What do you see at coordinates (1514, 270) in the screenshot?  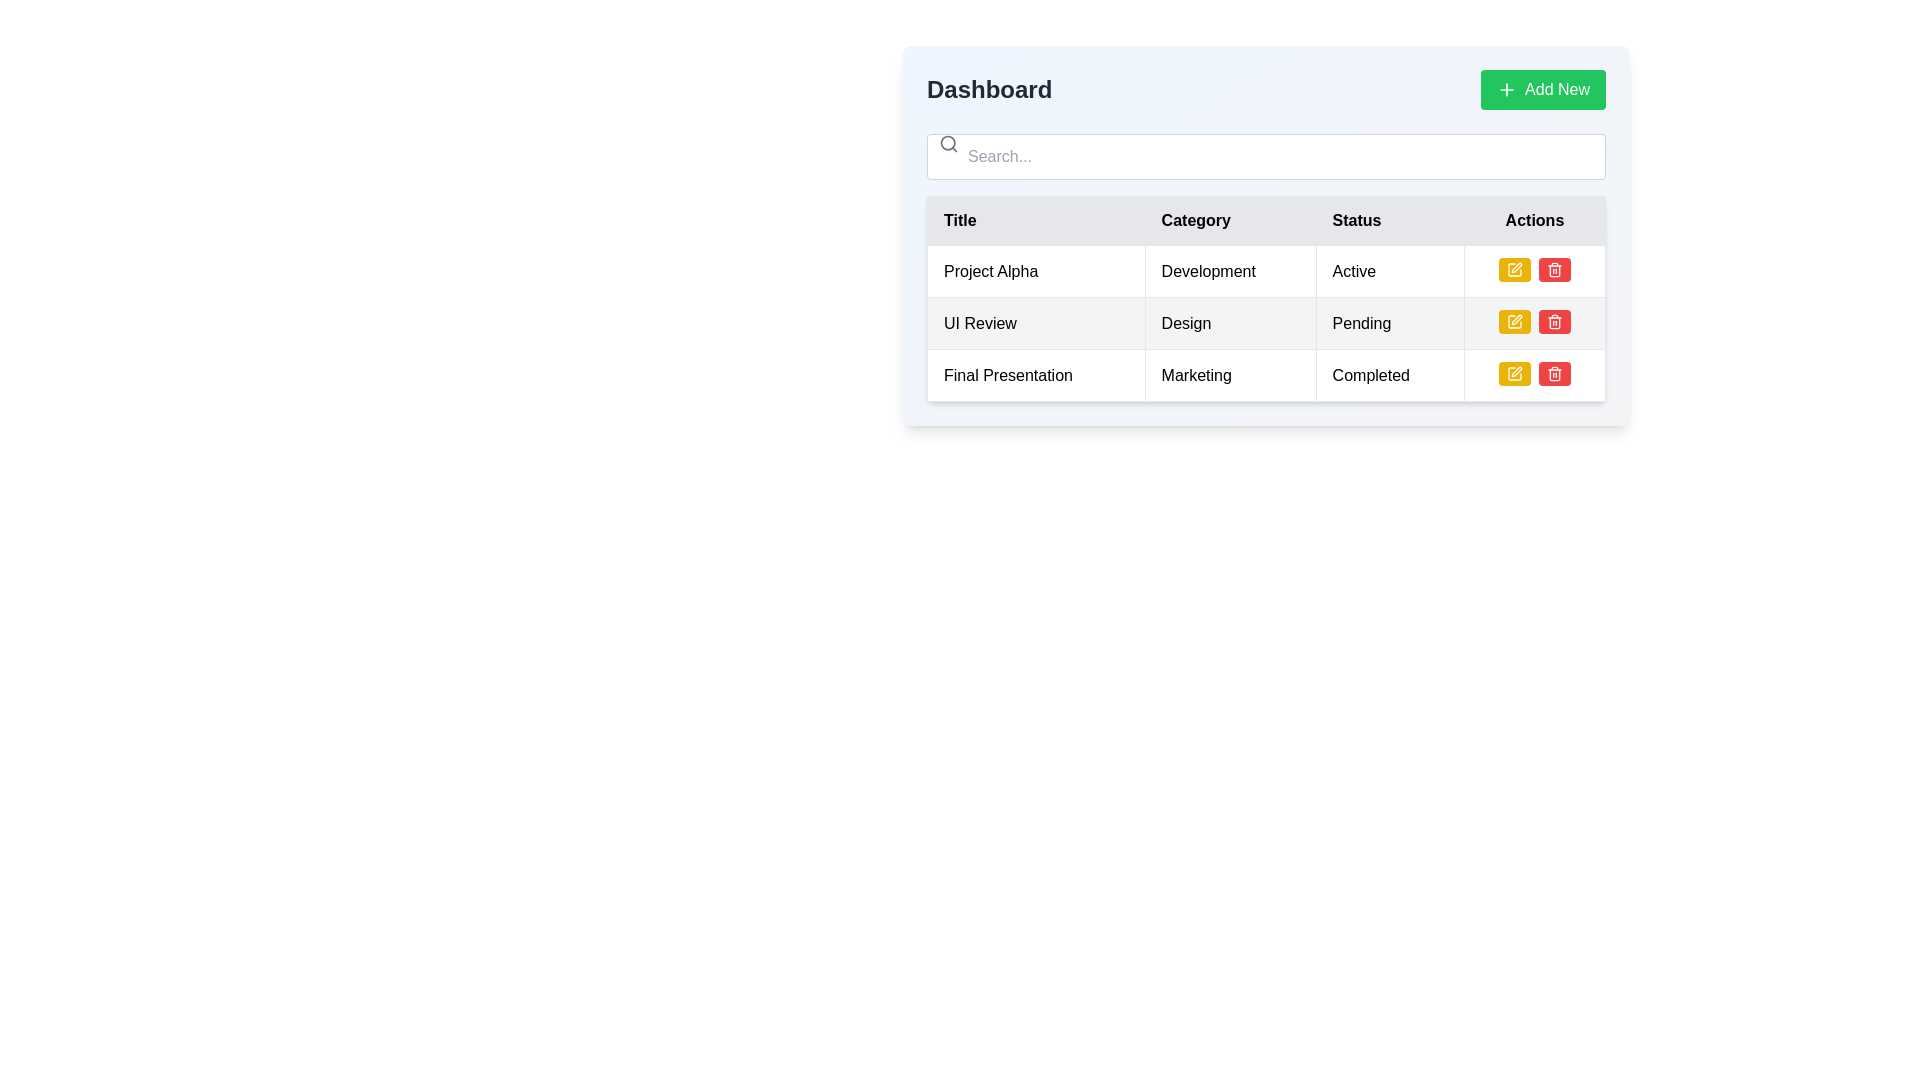 I see `the small rectangular button with a yellow background and white text, featuring a pen icon, located in the 'Actions' column of the first row in a table` at bounding box center [1514, 270].